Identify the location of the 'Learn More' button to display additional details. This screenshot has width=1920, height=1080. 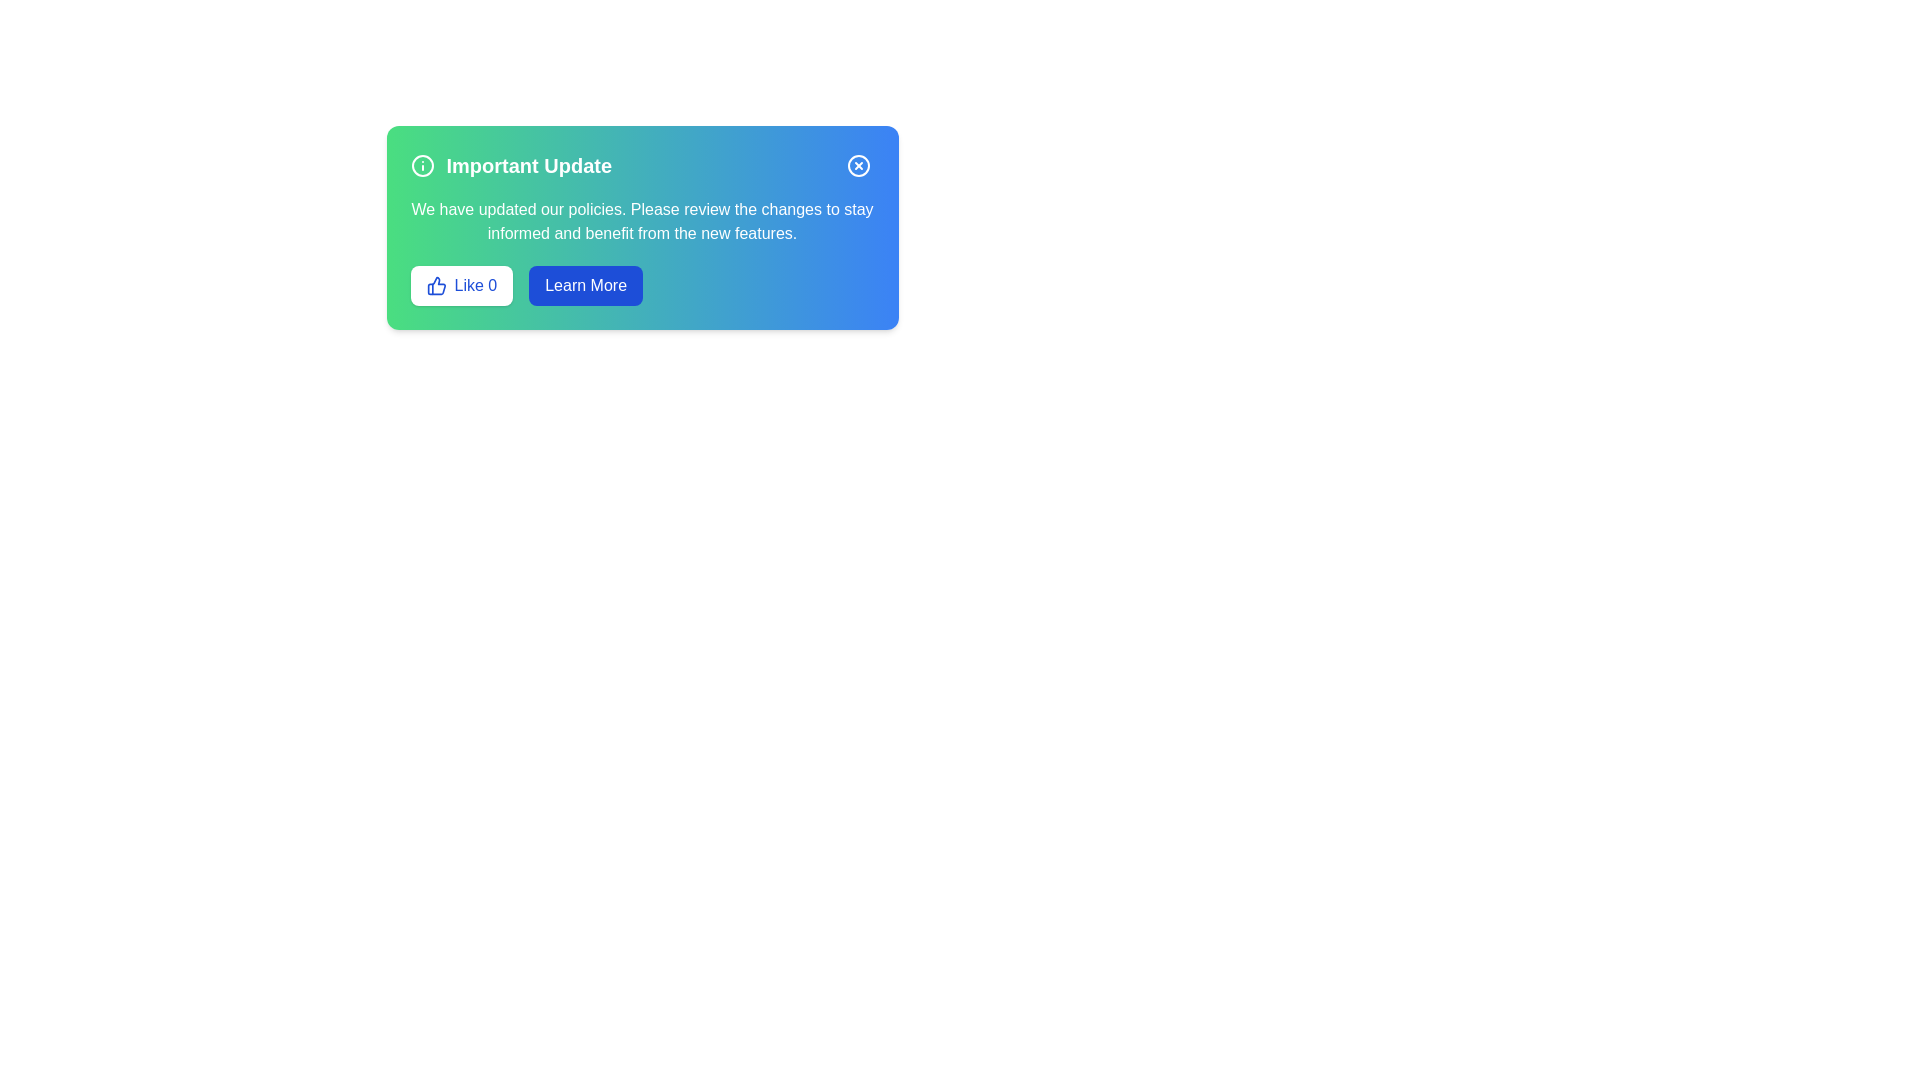
(584, 285).